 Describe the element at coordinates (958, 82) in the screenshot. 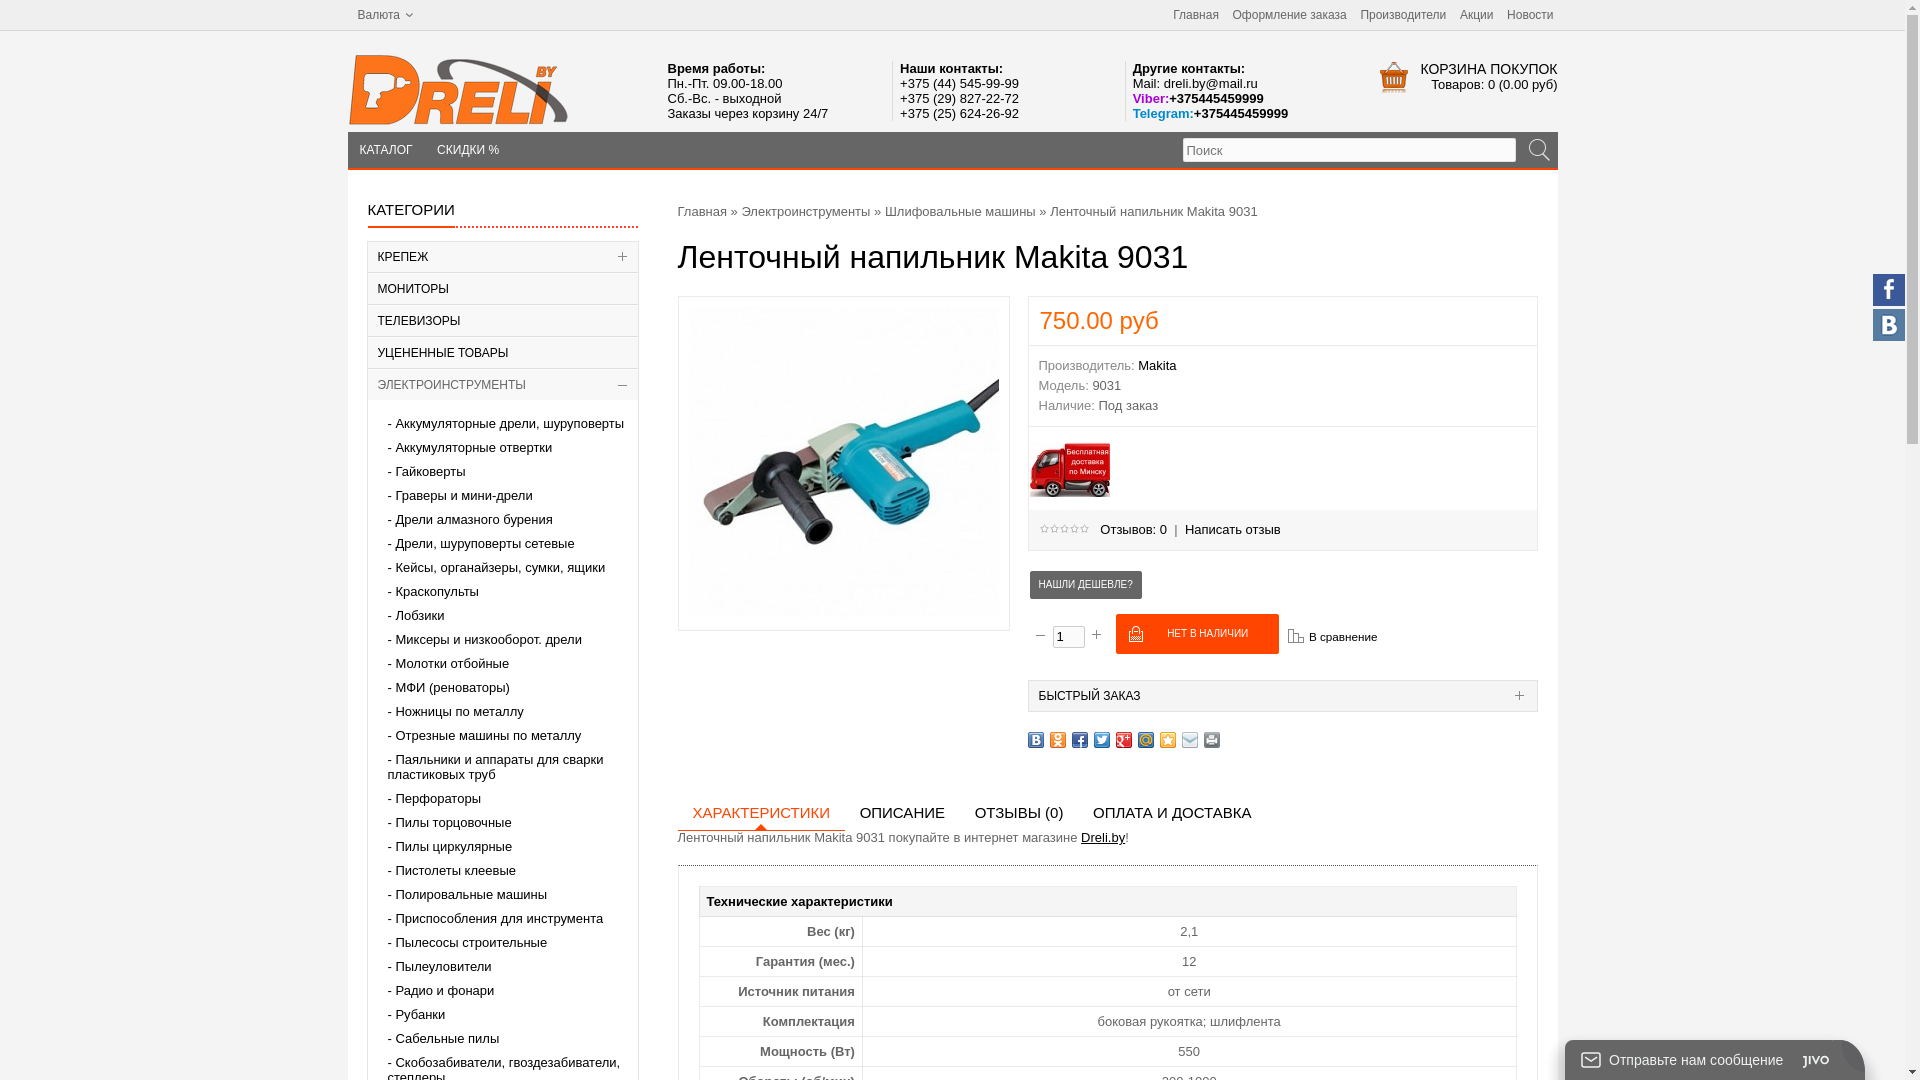

I see `'+375 (44) 545-99-99'` at that location.